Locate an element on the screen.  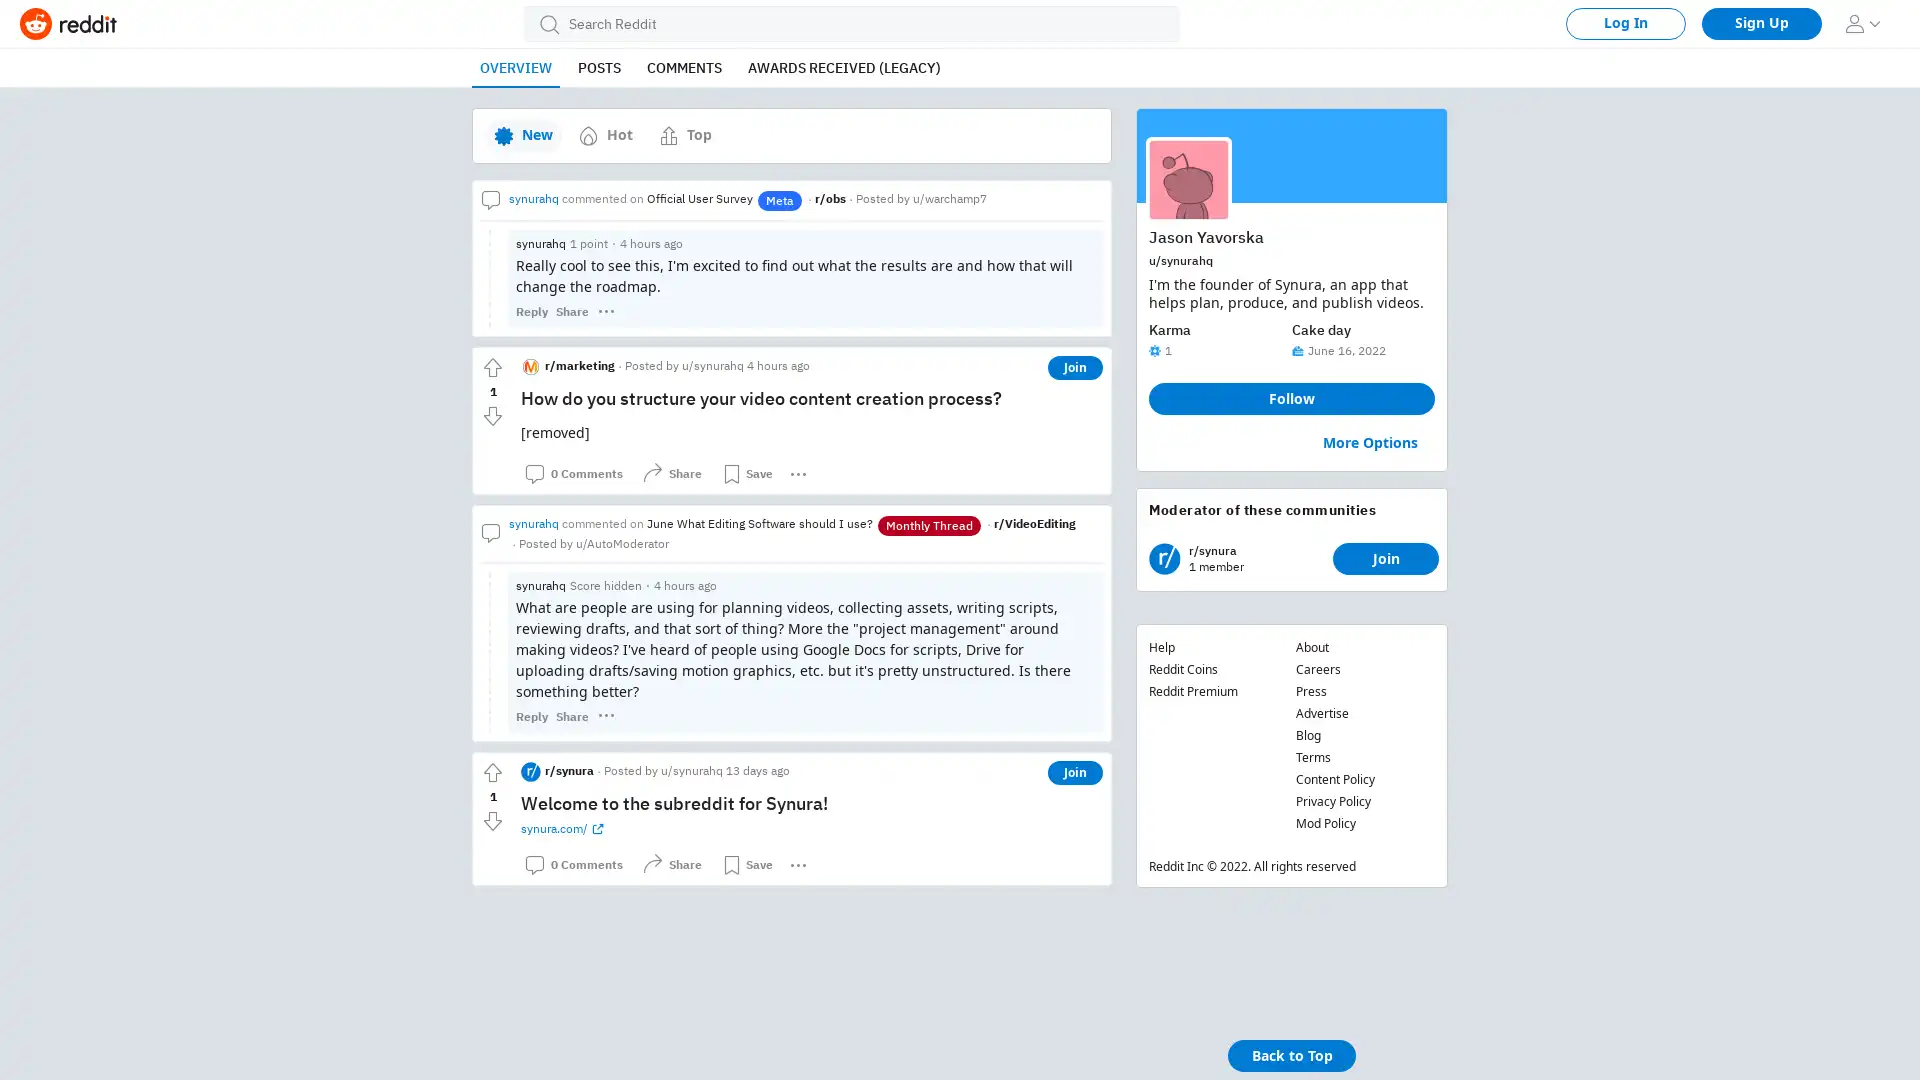
Share is located at coordinates (672, 863).